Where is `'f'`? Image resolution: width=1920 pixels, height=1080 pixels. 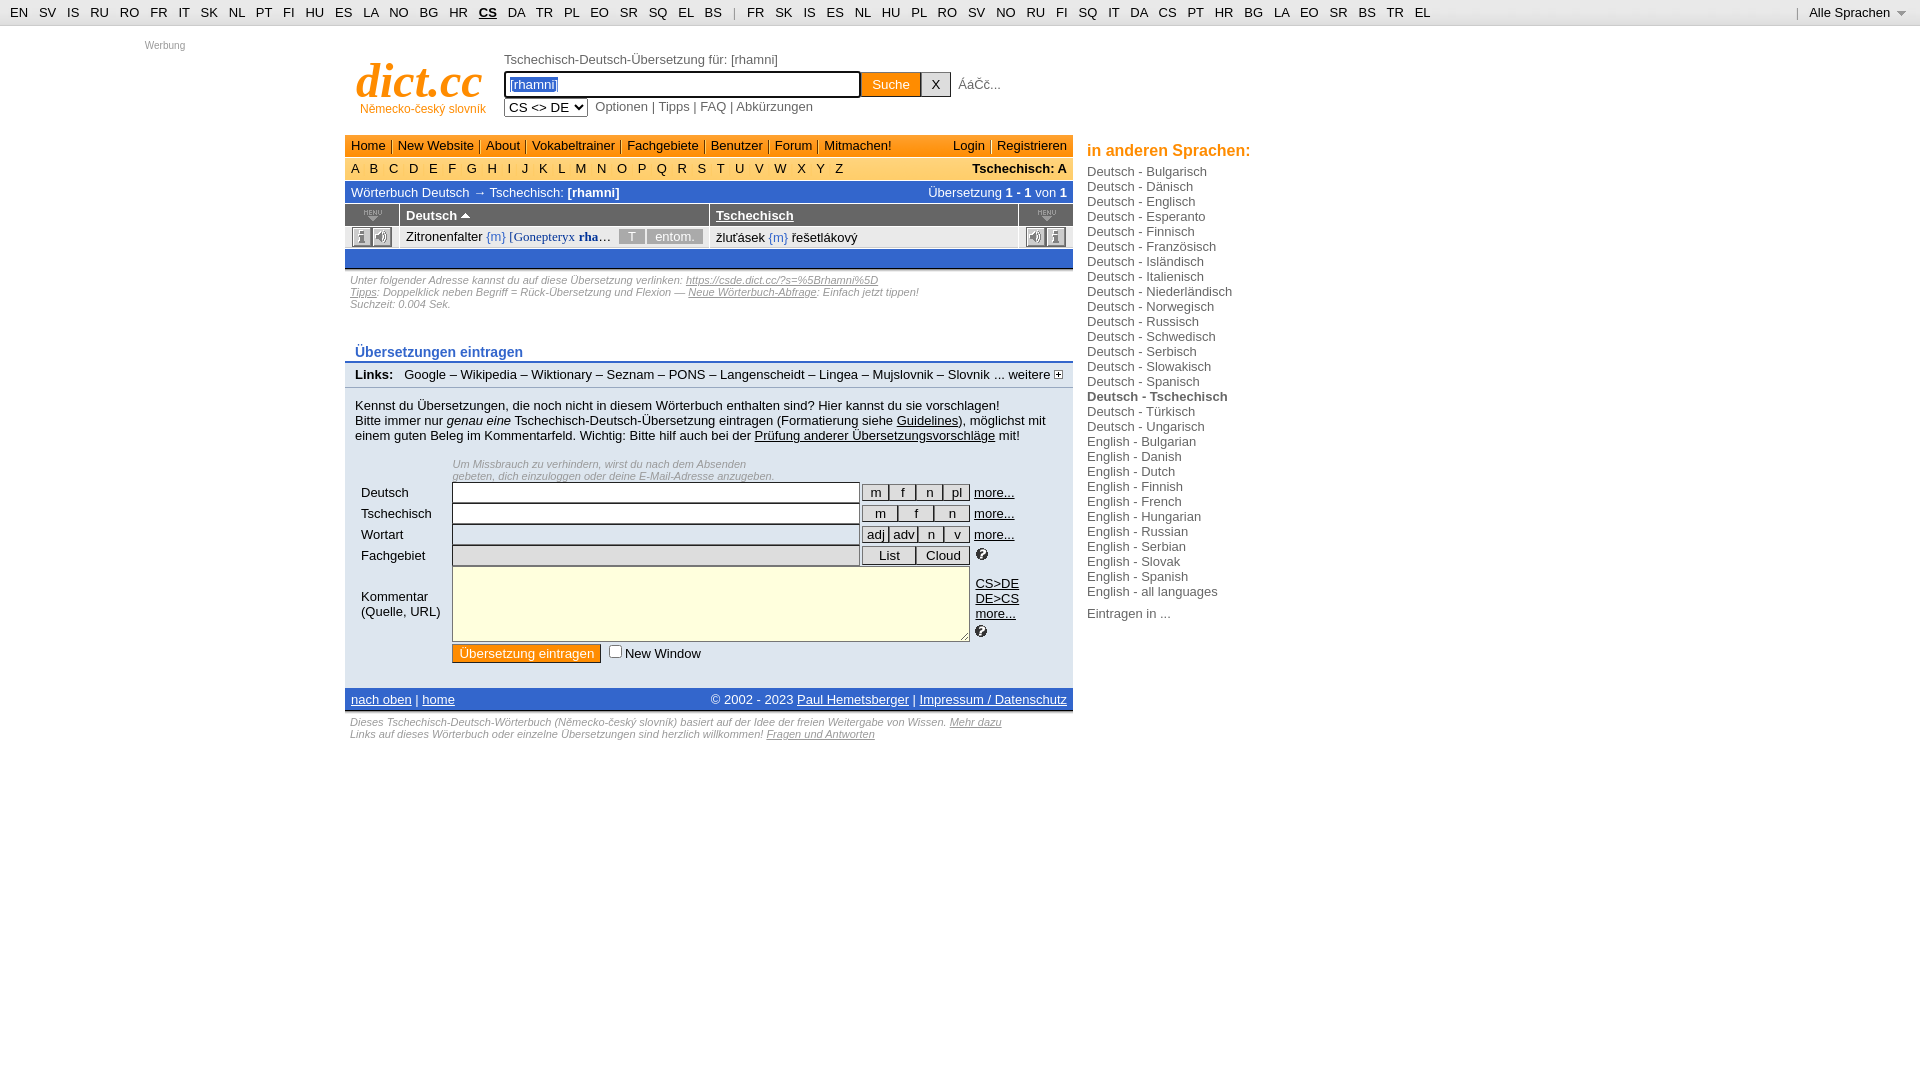 'f' is located at coordinates (896, 512).